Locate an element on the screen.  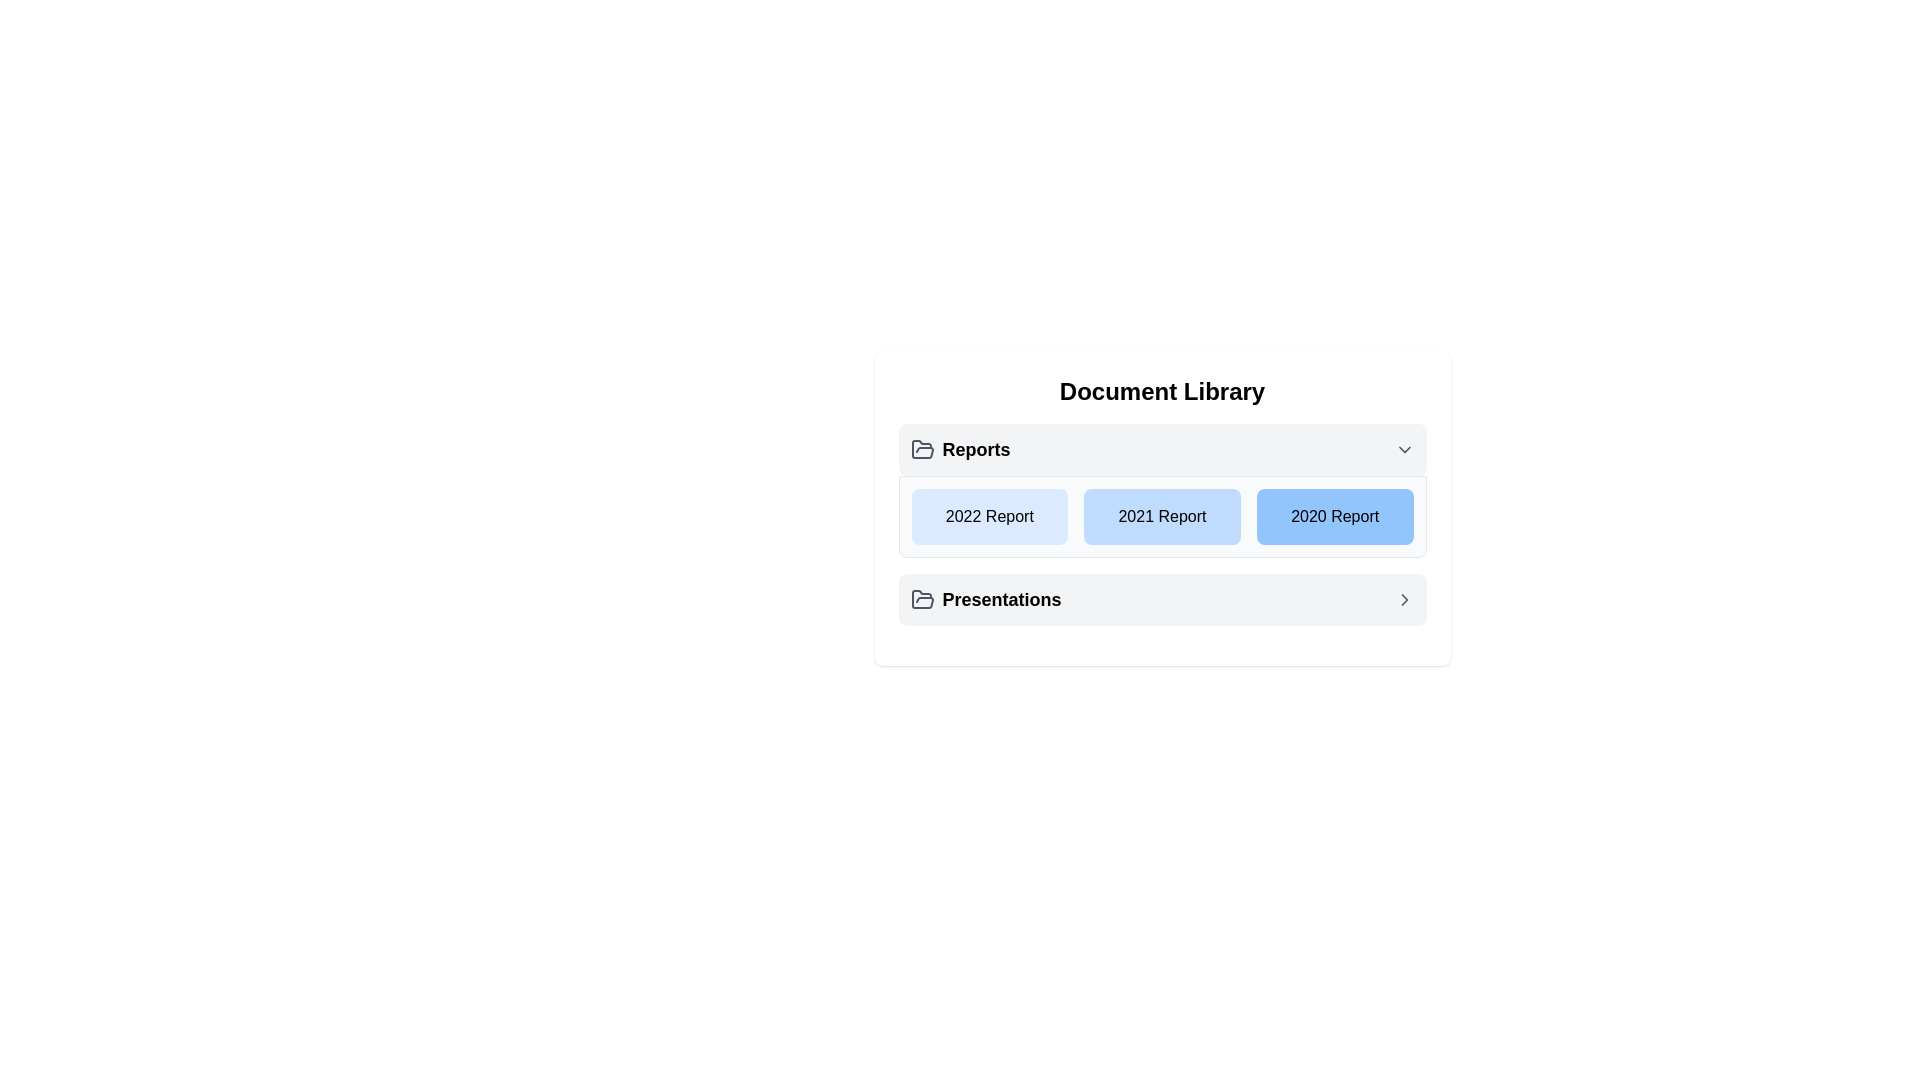
the folder icon, which is a minimalistic gray outline positioned to the left of the 'Reports' label in the 'Document Library' section is located at coordinates (921, 450).